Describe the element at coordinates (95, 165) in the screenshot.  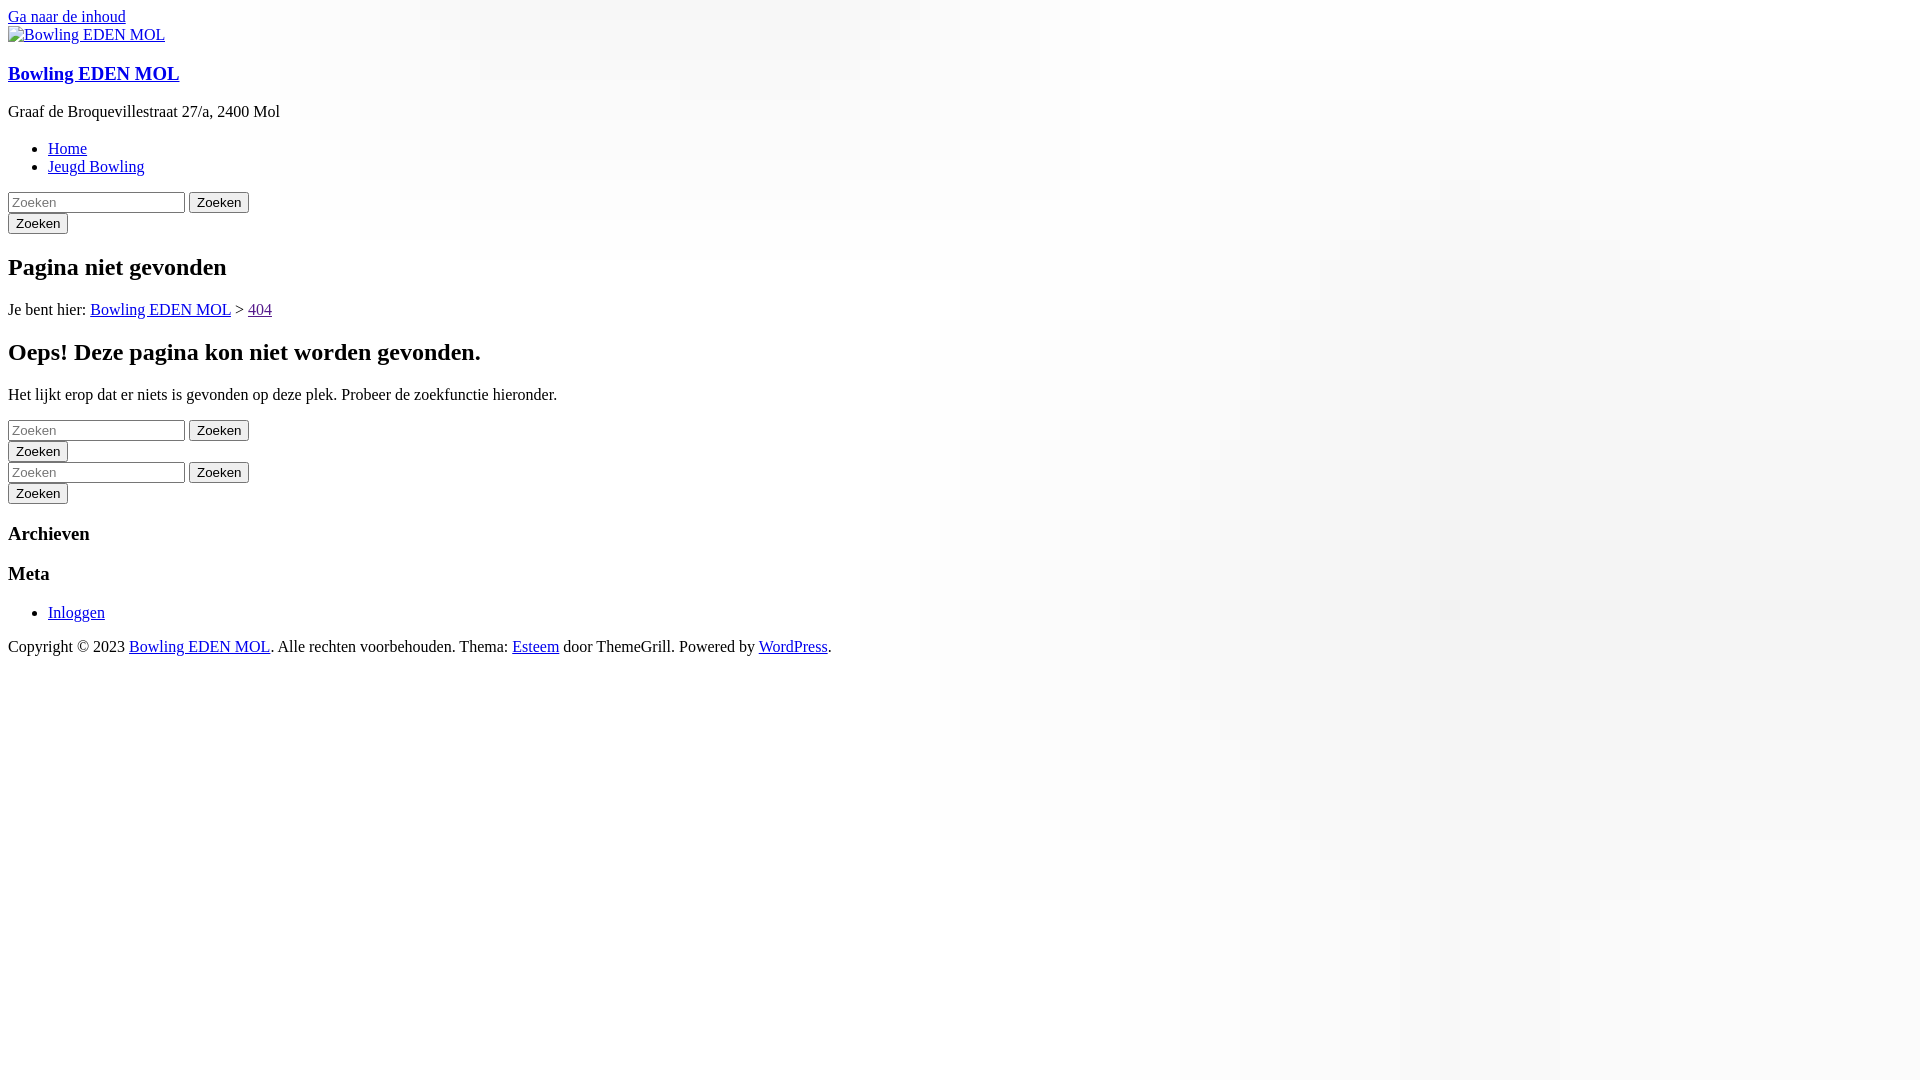
I see `'Jeugd Bowling'` at that location.